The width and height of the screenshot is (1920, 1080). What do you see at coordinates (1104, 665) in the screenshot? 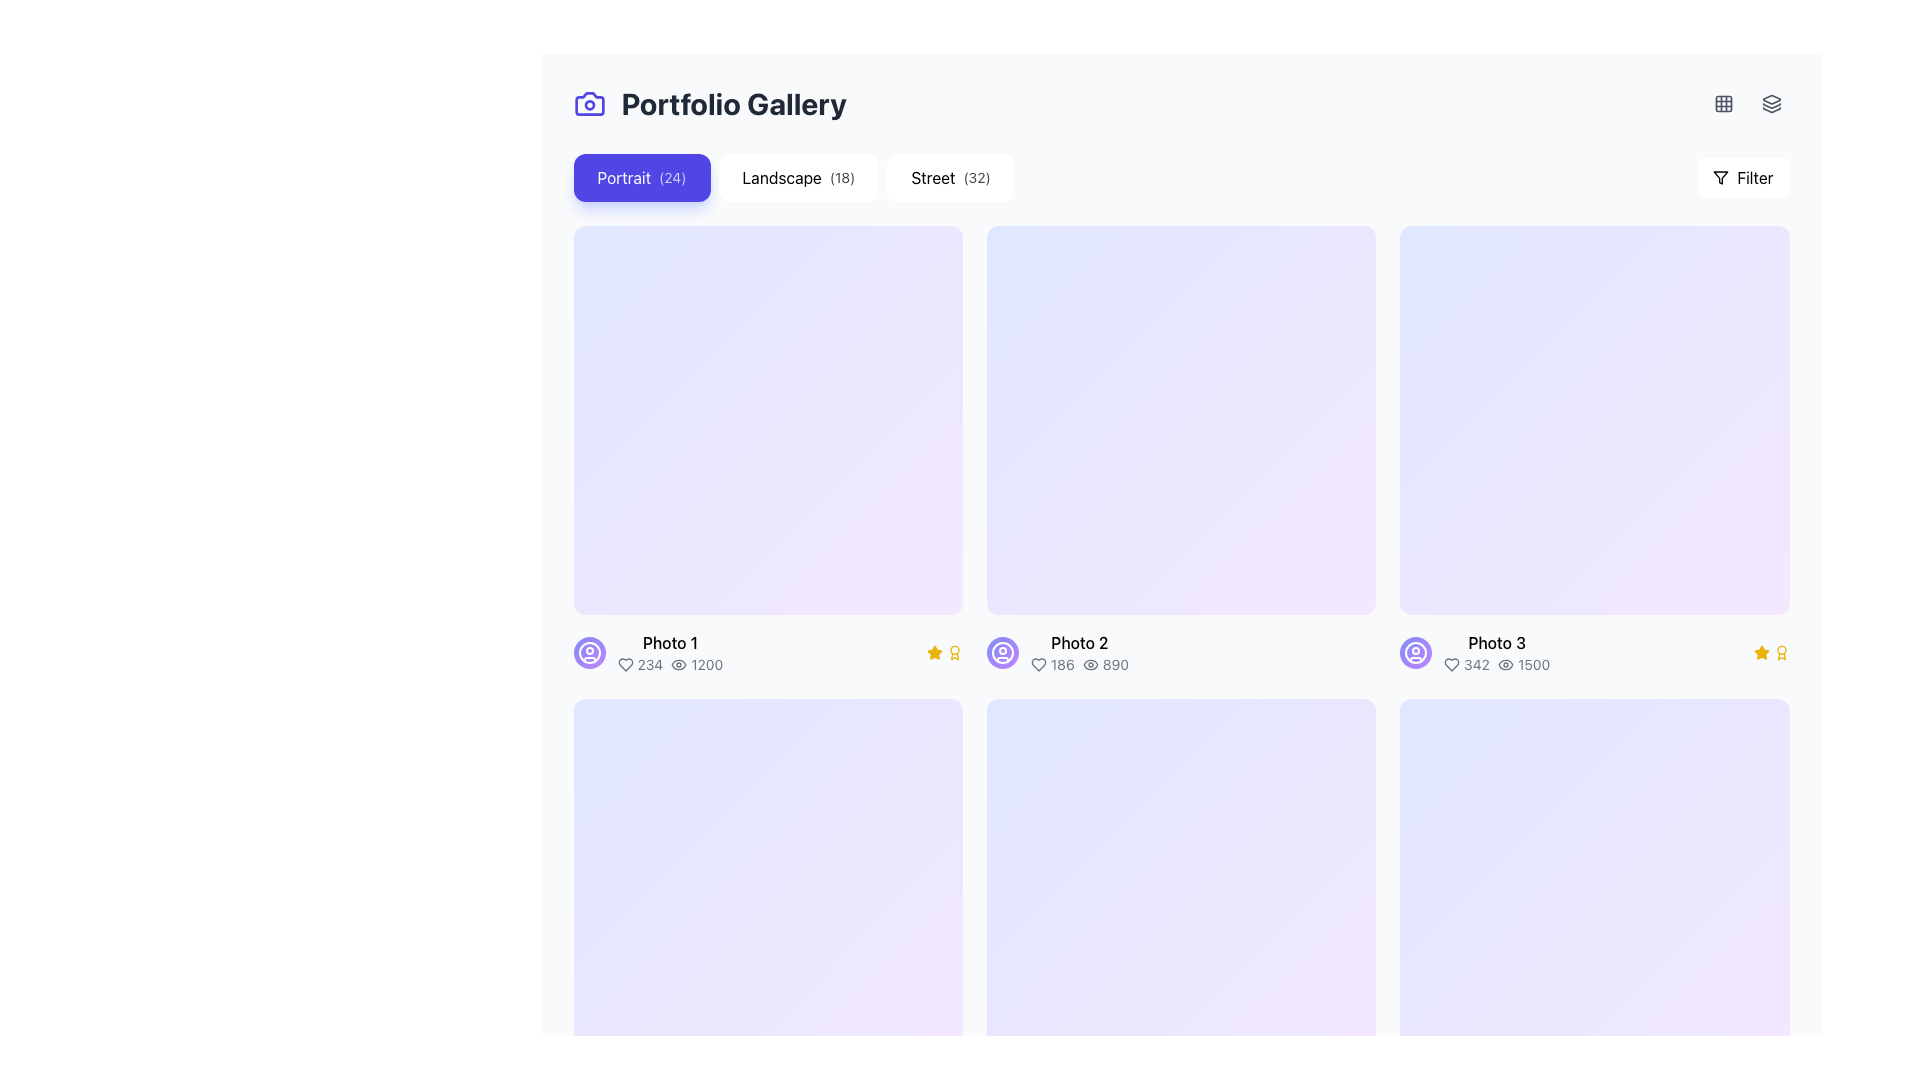
I see `the non-interactive informational display showing the view count '890' next to an eye icon, positioned beneath 'Photo 2'` at bounding box center [1104, 665].